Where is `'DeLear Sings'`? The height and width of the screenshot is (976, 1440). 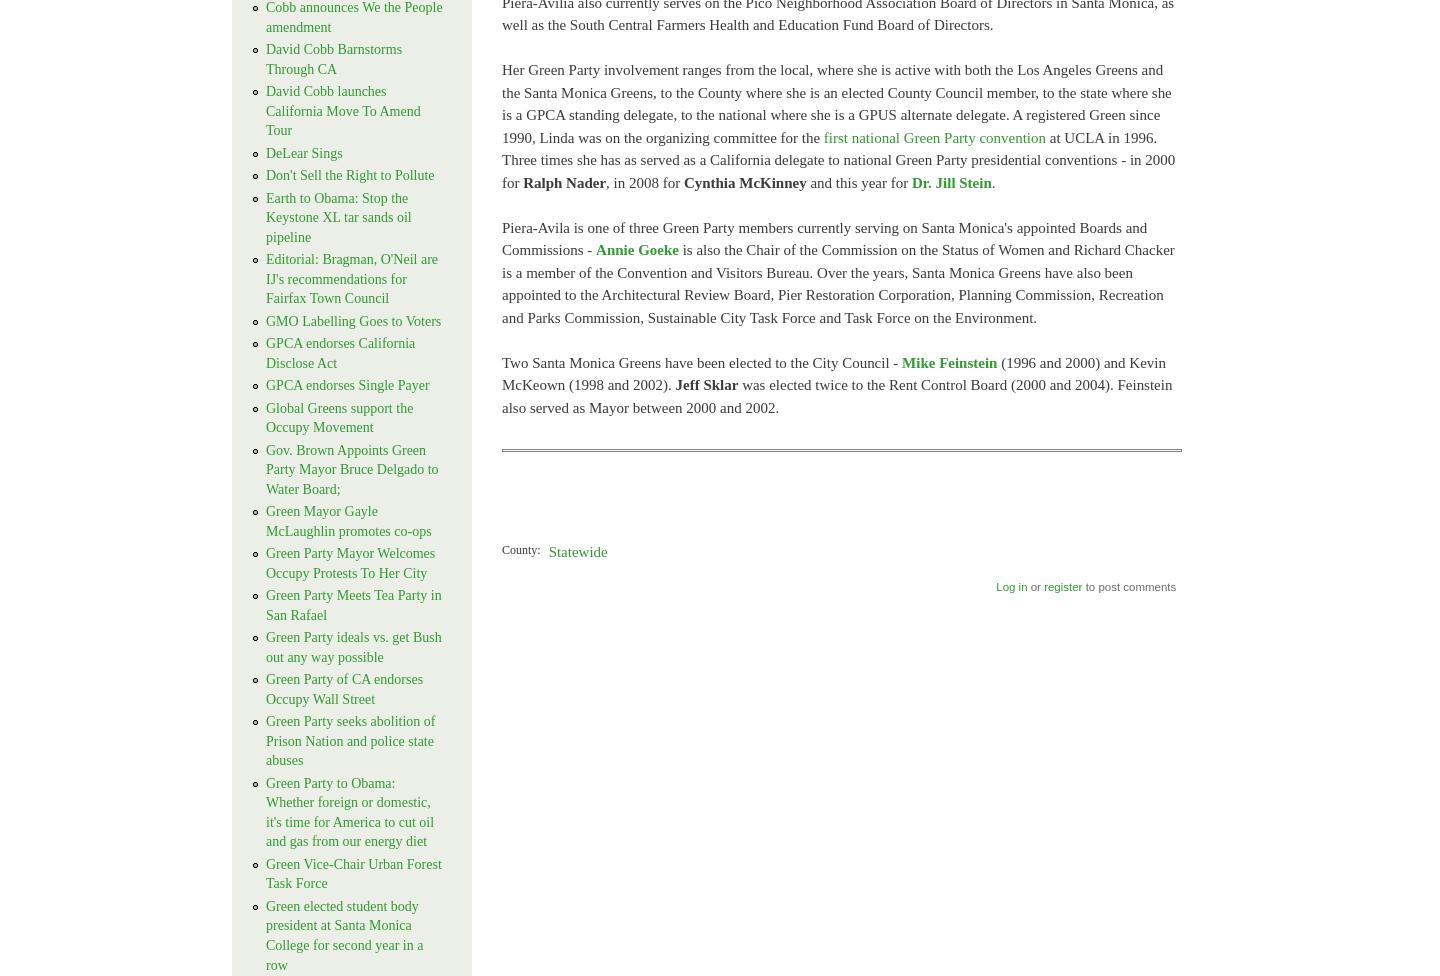
'DeLear Sings' is located at coordinates (303, 151).